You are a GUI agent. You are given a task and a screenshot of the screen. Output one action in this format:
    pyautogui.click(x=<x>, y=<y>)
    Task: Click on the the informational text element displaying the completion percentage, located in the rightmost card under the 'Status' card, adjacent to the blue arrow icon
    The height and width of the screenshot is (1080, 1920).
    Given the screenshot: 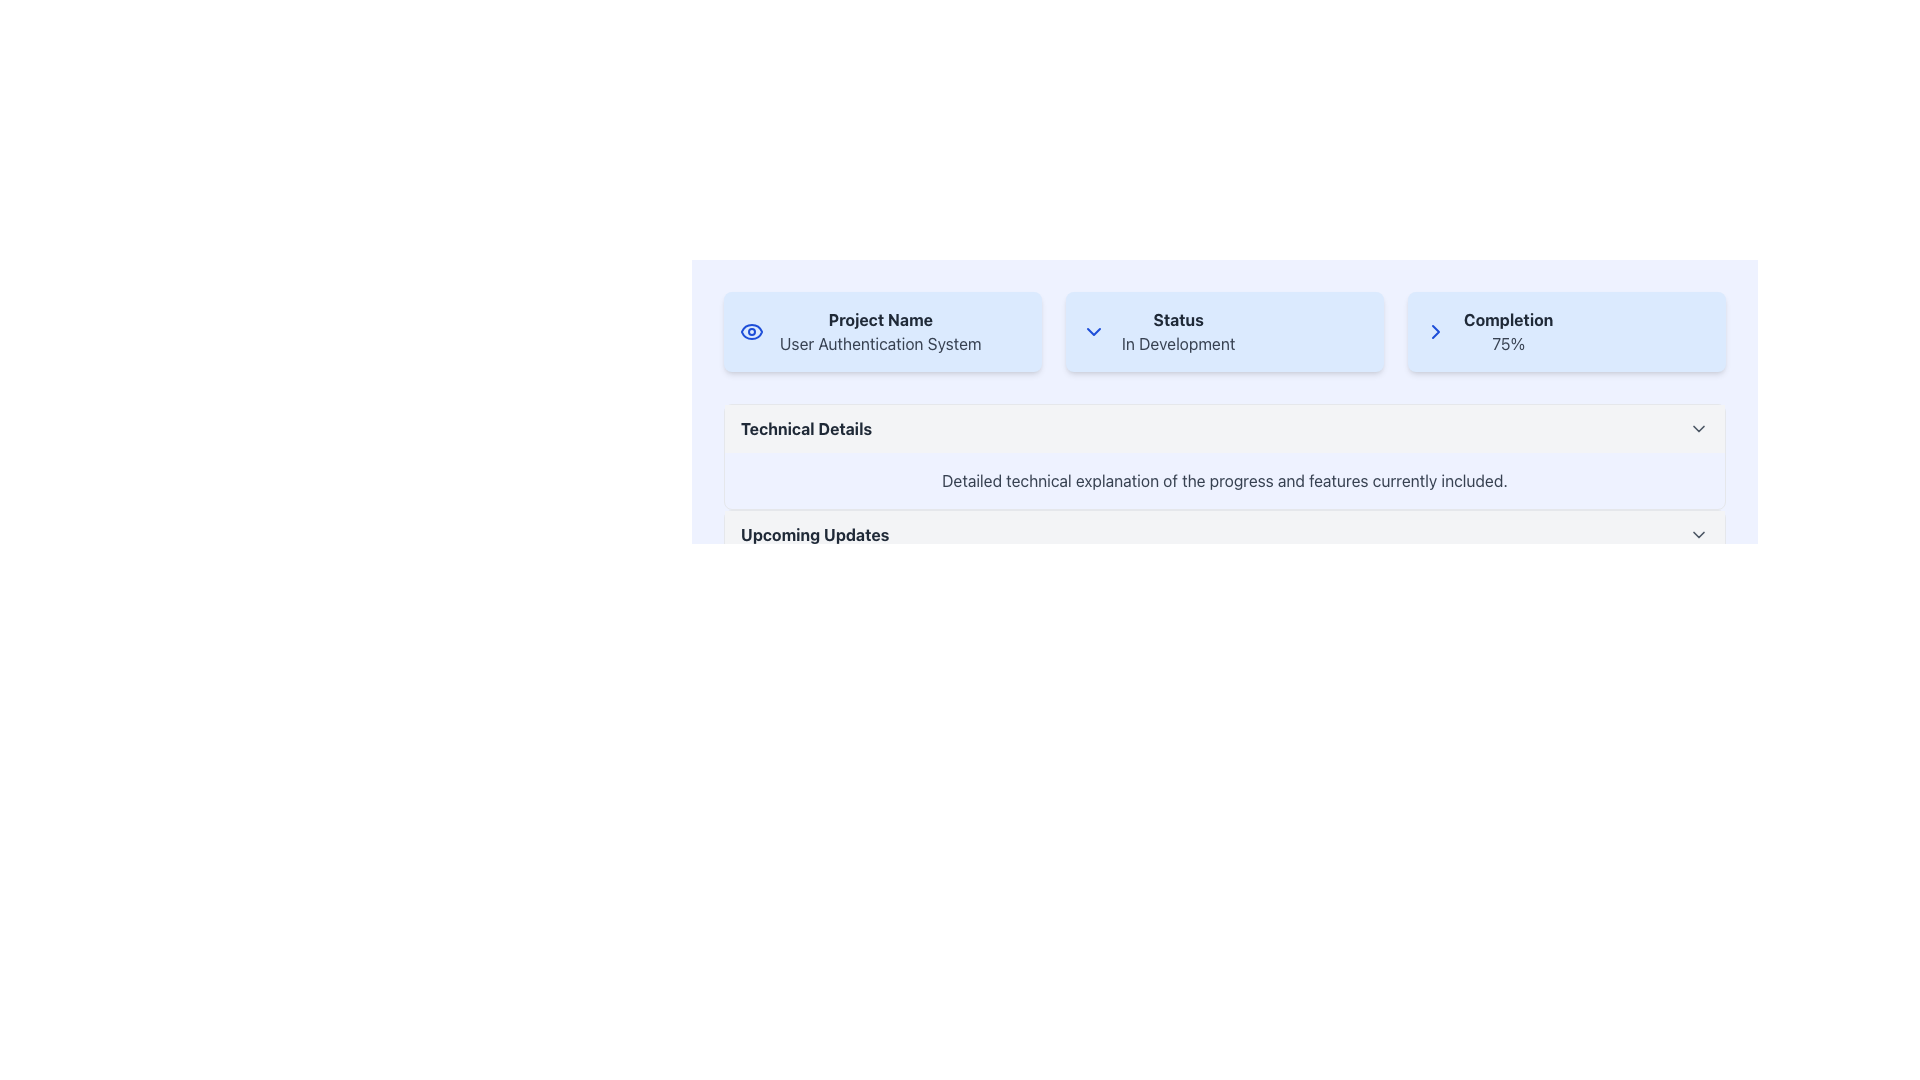 What is the action you would take?
    pyautogui.click(x=1508, y=330)
    